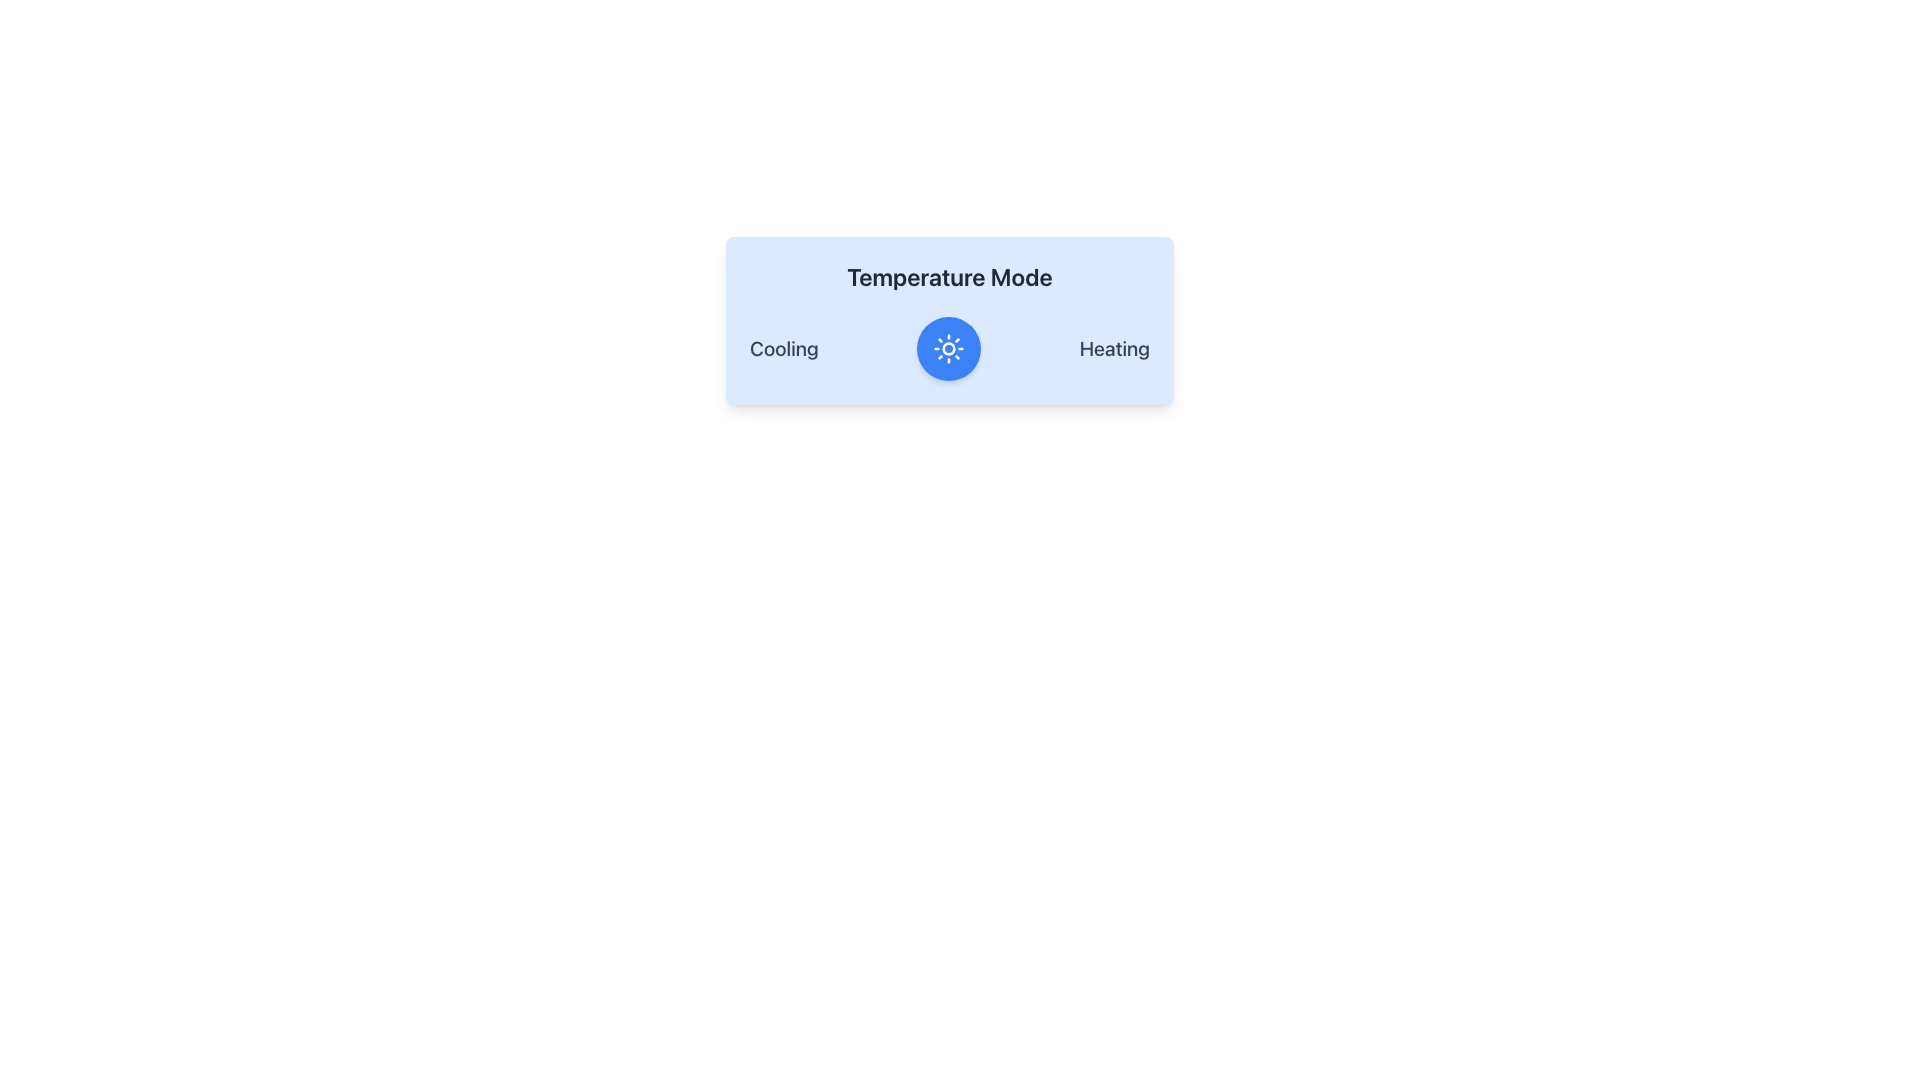 Image resolution: width=1920 pixels, height=1080 pixels. I want to click on the circular blue button with a white sun icon, located between 'Cooling' and 'Heating' under 'Temperature Mode', so click(948, 347).